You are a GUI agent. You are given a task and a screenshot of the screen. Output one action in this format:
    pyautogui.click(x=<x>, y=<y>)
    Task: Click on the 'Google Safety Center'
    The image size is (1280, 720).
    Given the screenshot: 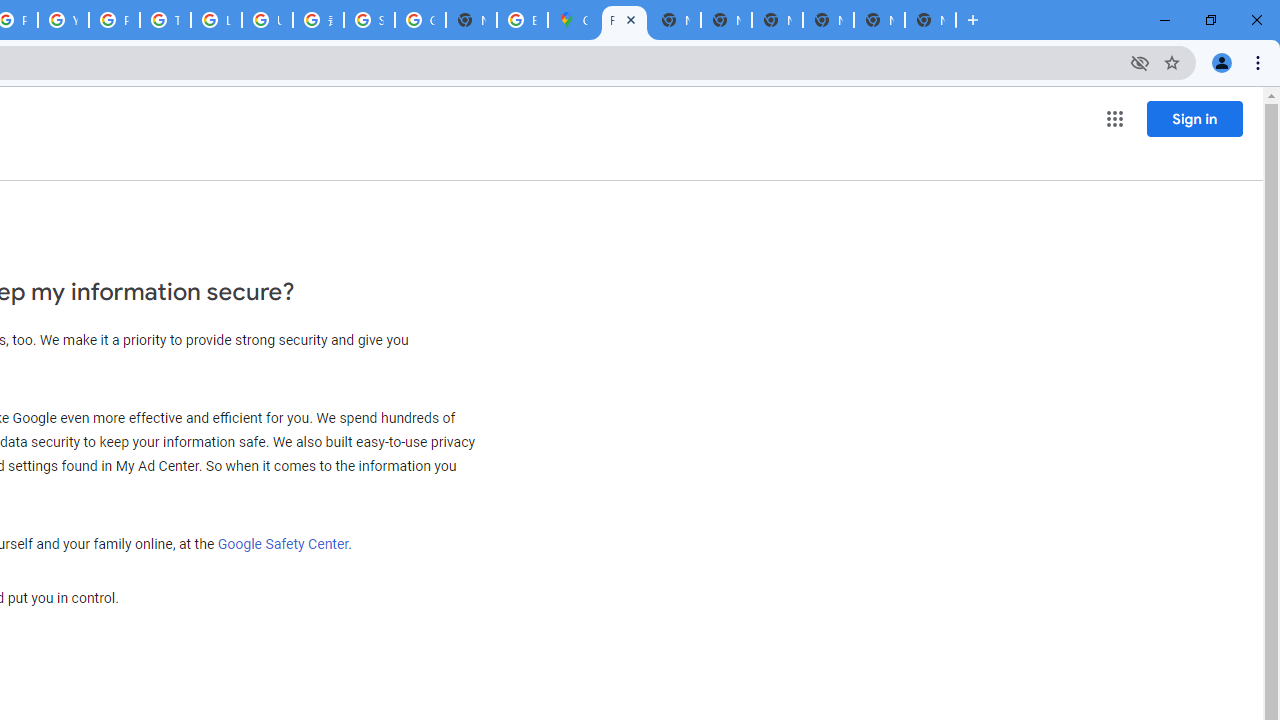 What is the action you would take?
    pyautogui.click(x=282, y=543)
    